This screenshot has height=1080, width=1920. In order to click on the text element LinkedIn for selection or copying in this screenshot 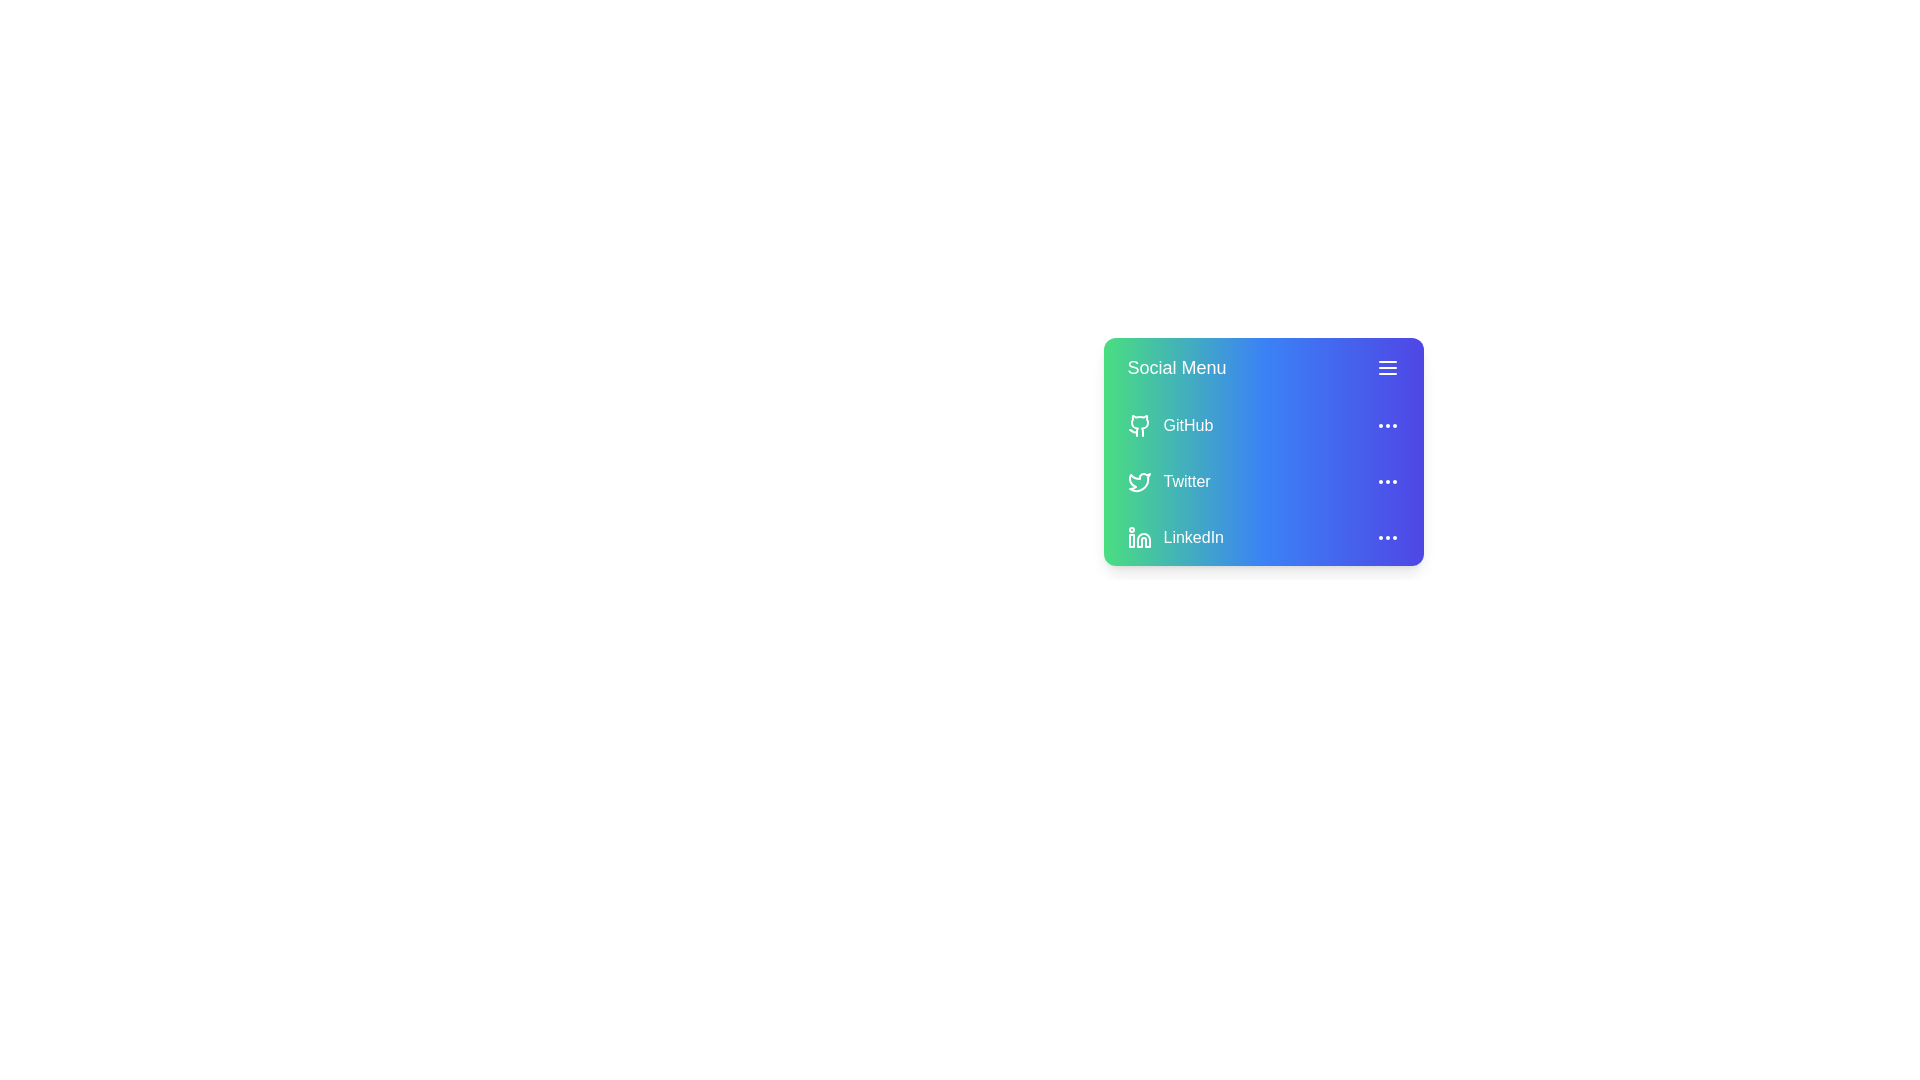, I will do `click(1262, 536)`.